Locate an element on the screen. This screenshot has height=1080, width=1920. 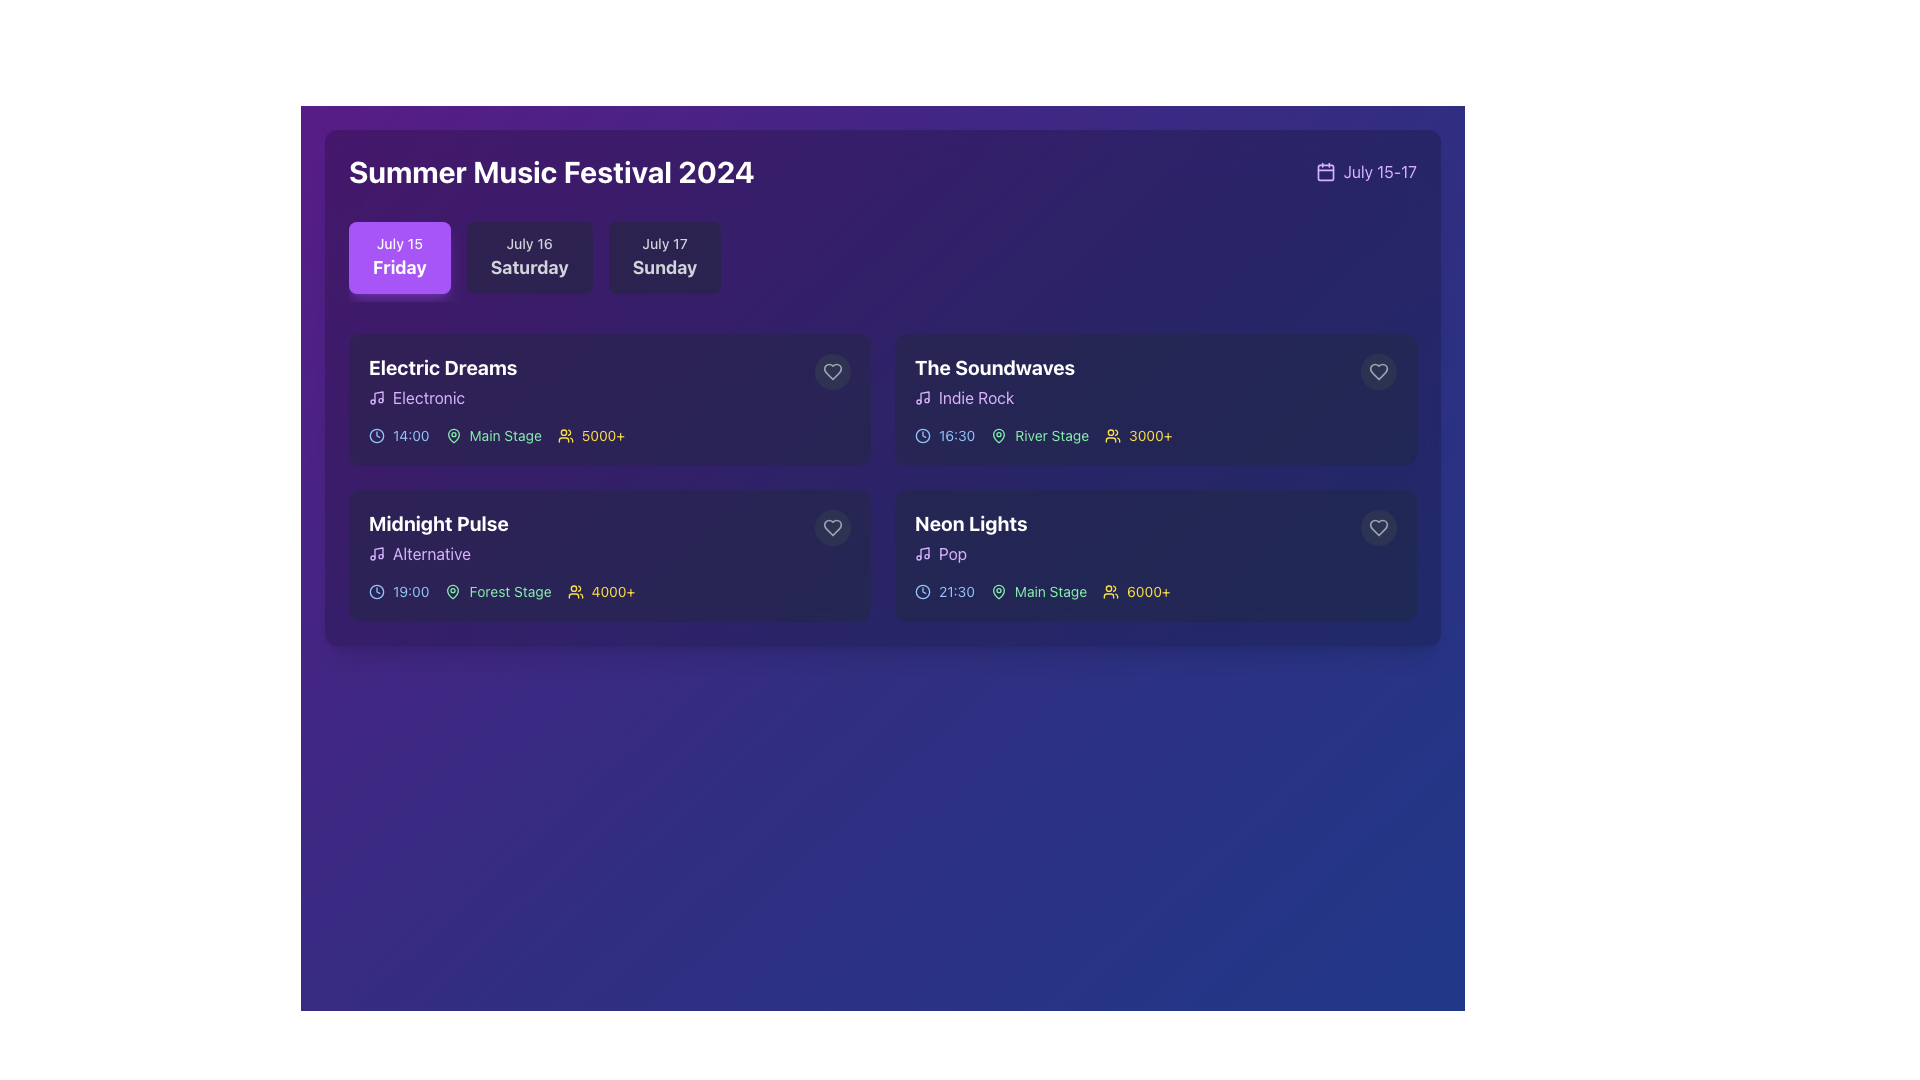
the clock icon located to the left of the time label '14:00' in the event details for 'Electric Dreams' on the 'July 15 Friday' tab is located at coordinates (377, 434).